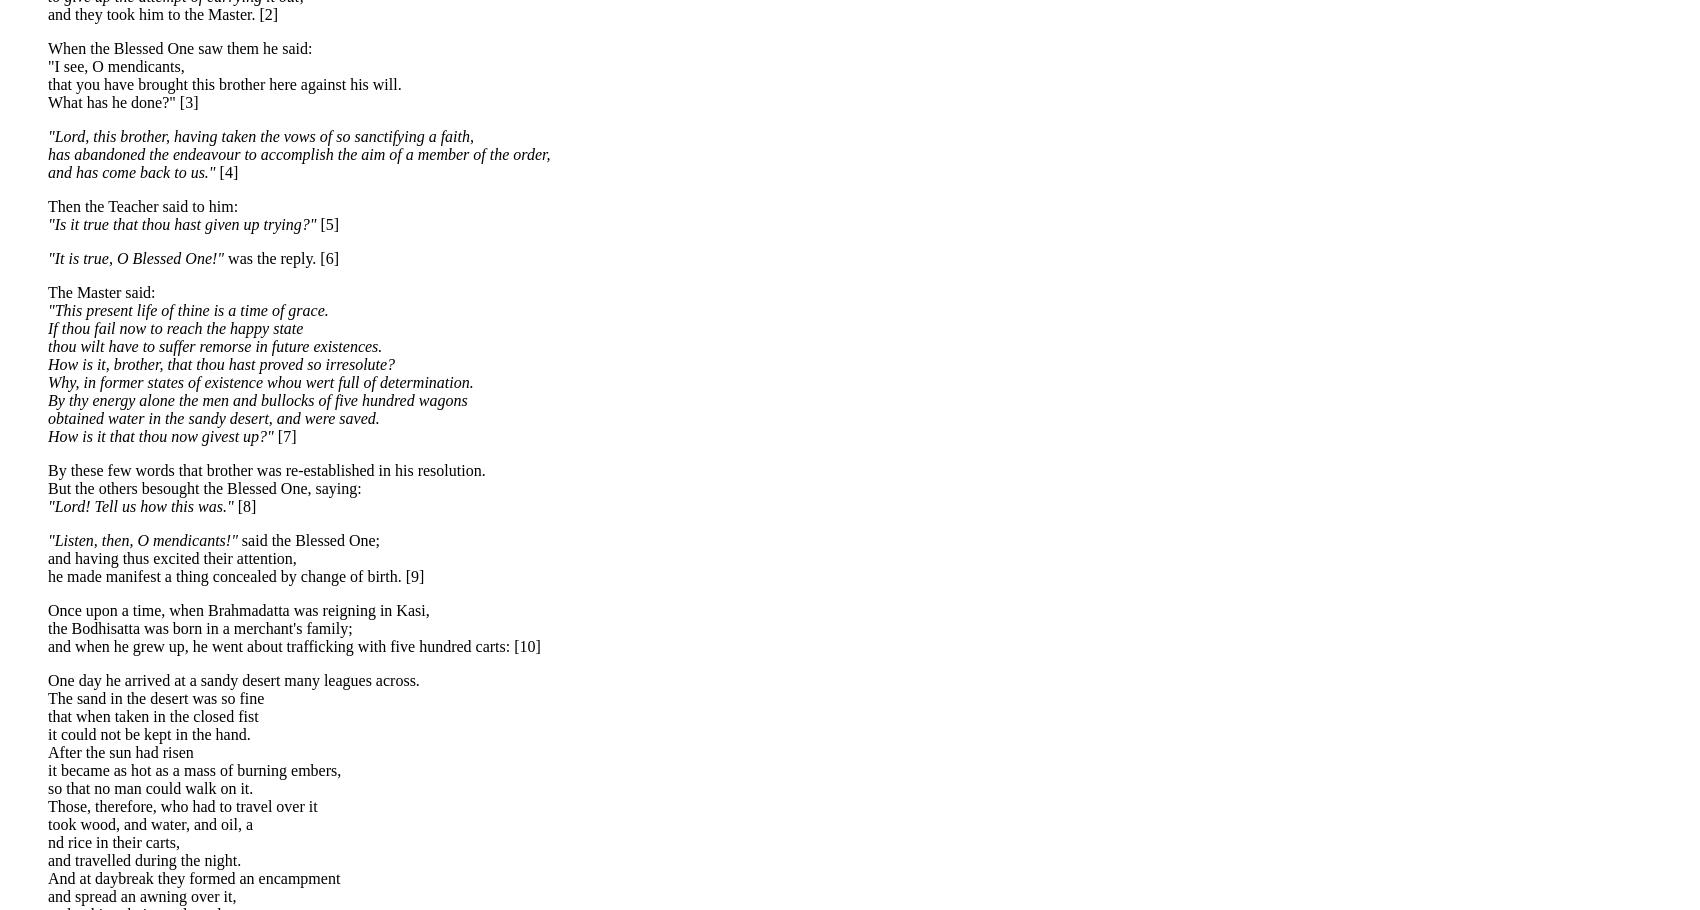 Image resolution: width=1700 pixels, height=910 pixels. What do you see at coordinates (114, 65) in the screenshot?
I see `'"I see,  O mendicants,'` at bounding box center [114, 65].